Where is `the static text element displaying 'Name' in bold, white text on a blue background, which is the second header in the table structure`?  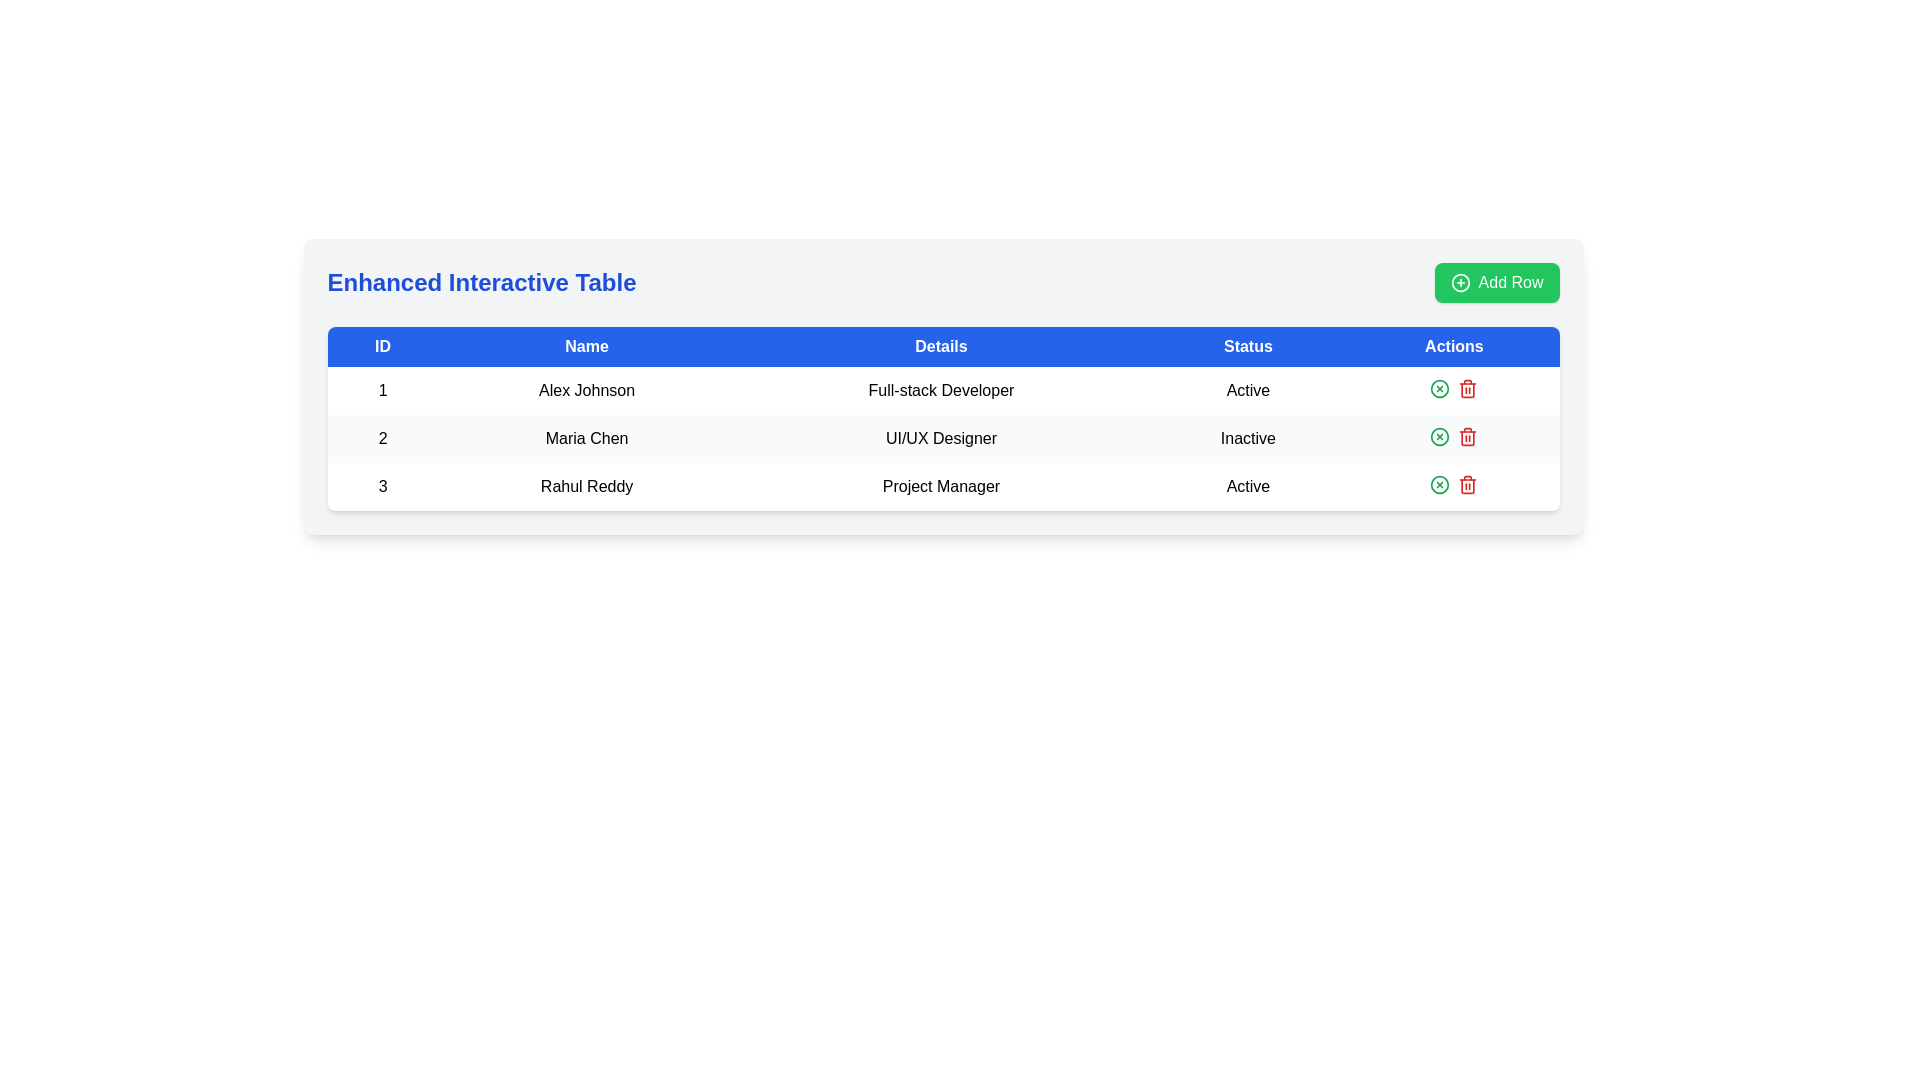
the static text element displaying 'Name' in bold, white text on a blue background, which is the second header in the table structure is located at coordinates (586, 346).